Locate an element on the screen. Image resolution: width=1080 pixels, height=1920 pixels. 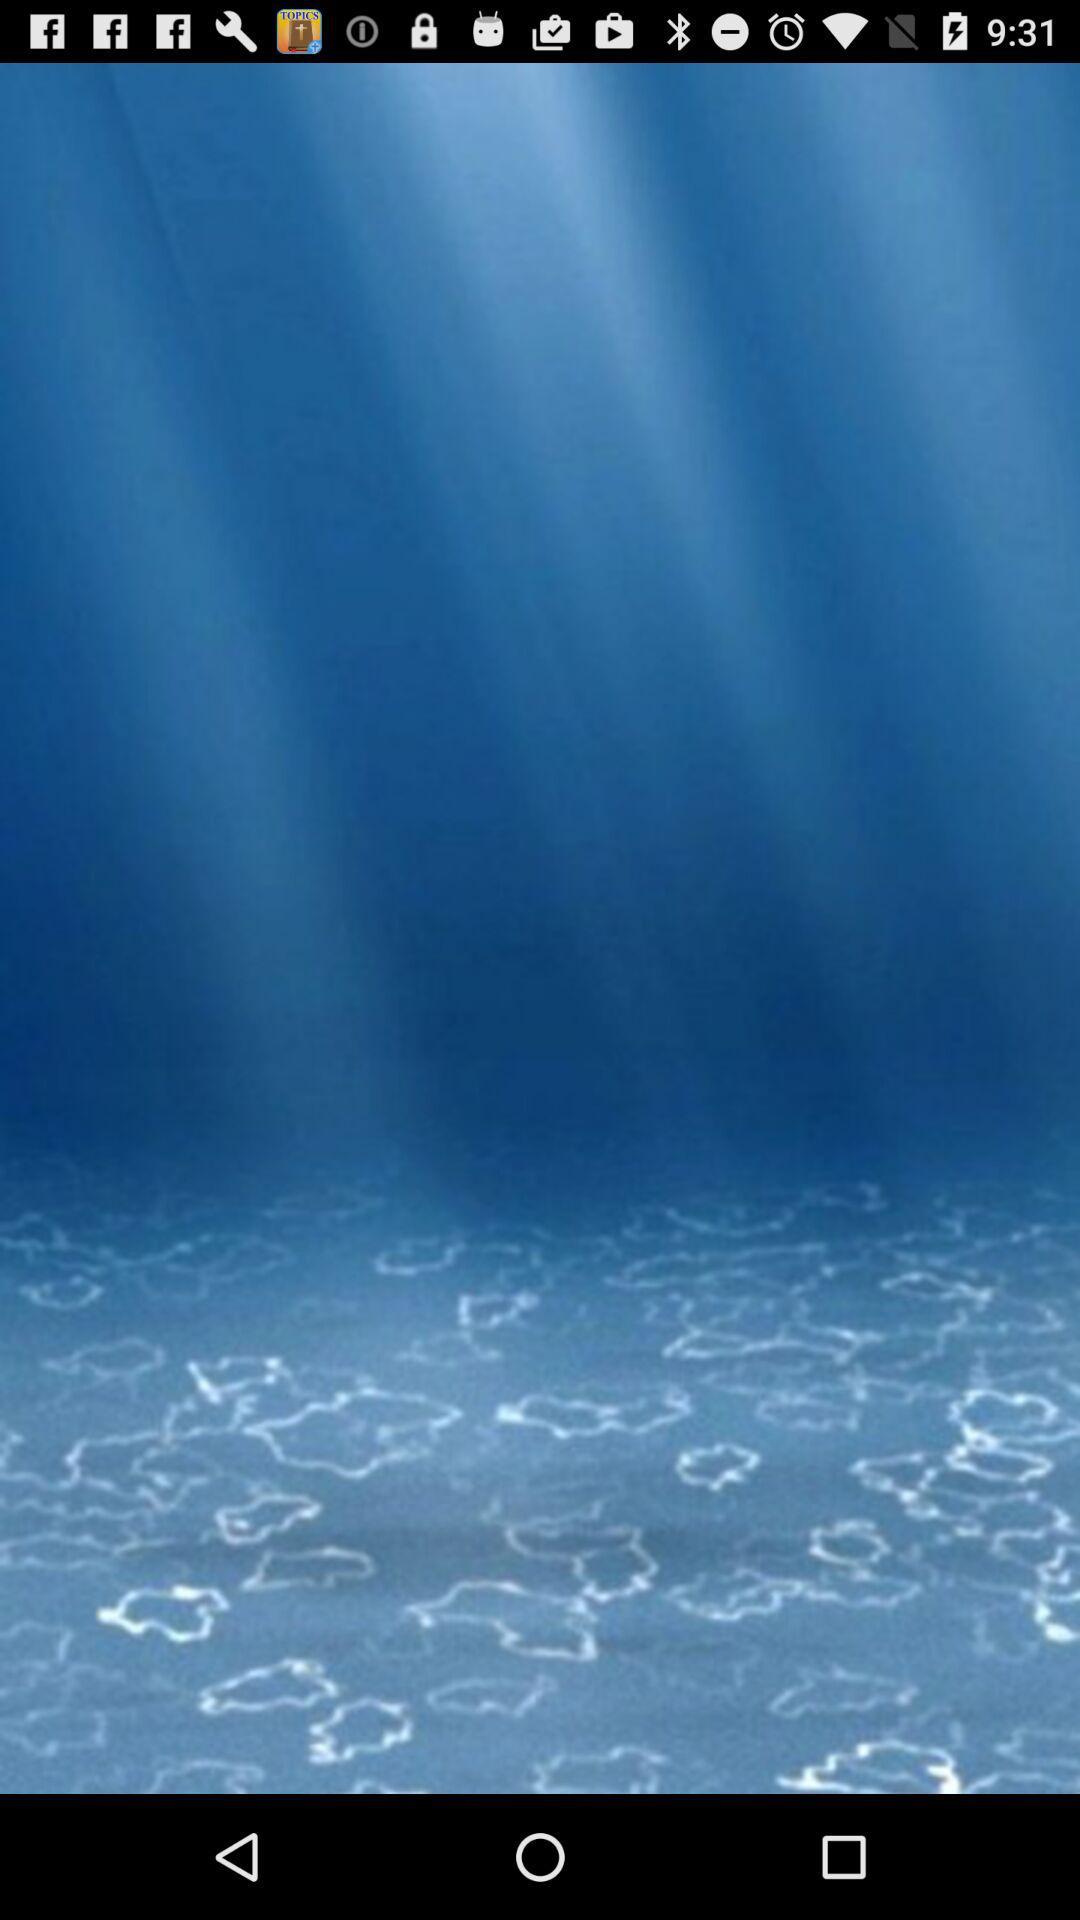
wallpaper window is located at coordinates (540, 1007).